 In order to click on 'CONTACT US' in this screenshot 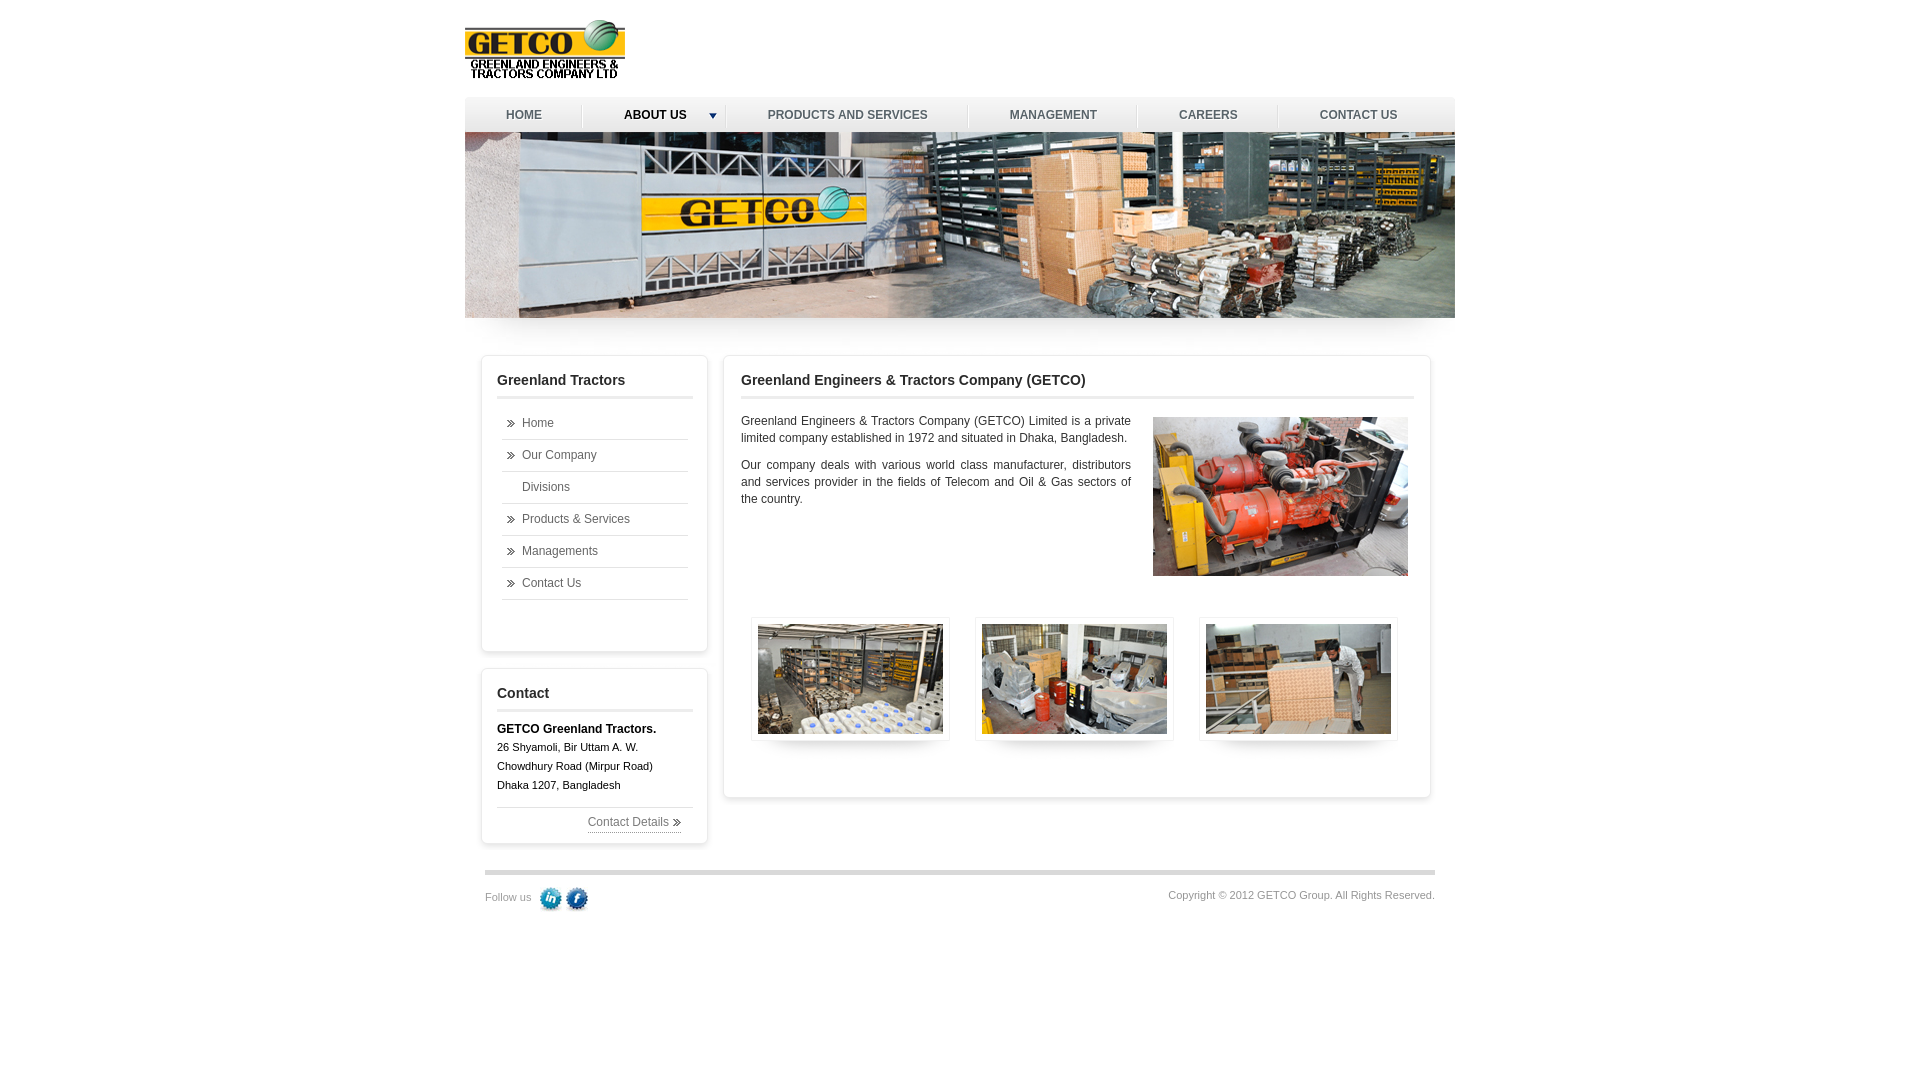, I will do `click(1358, 116)`.